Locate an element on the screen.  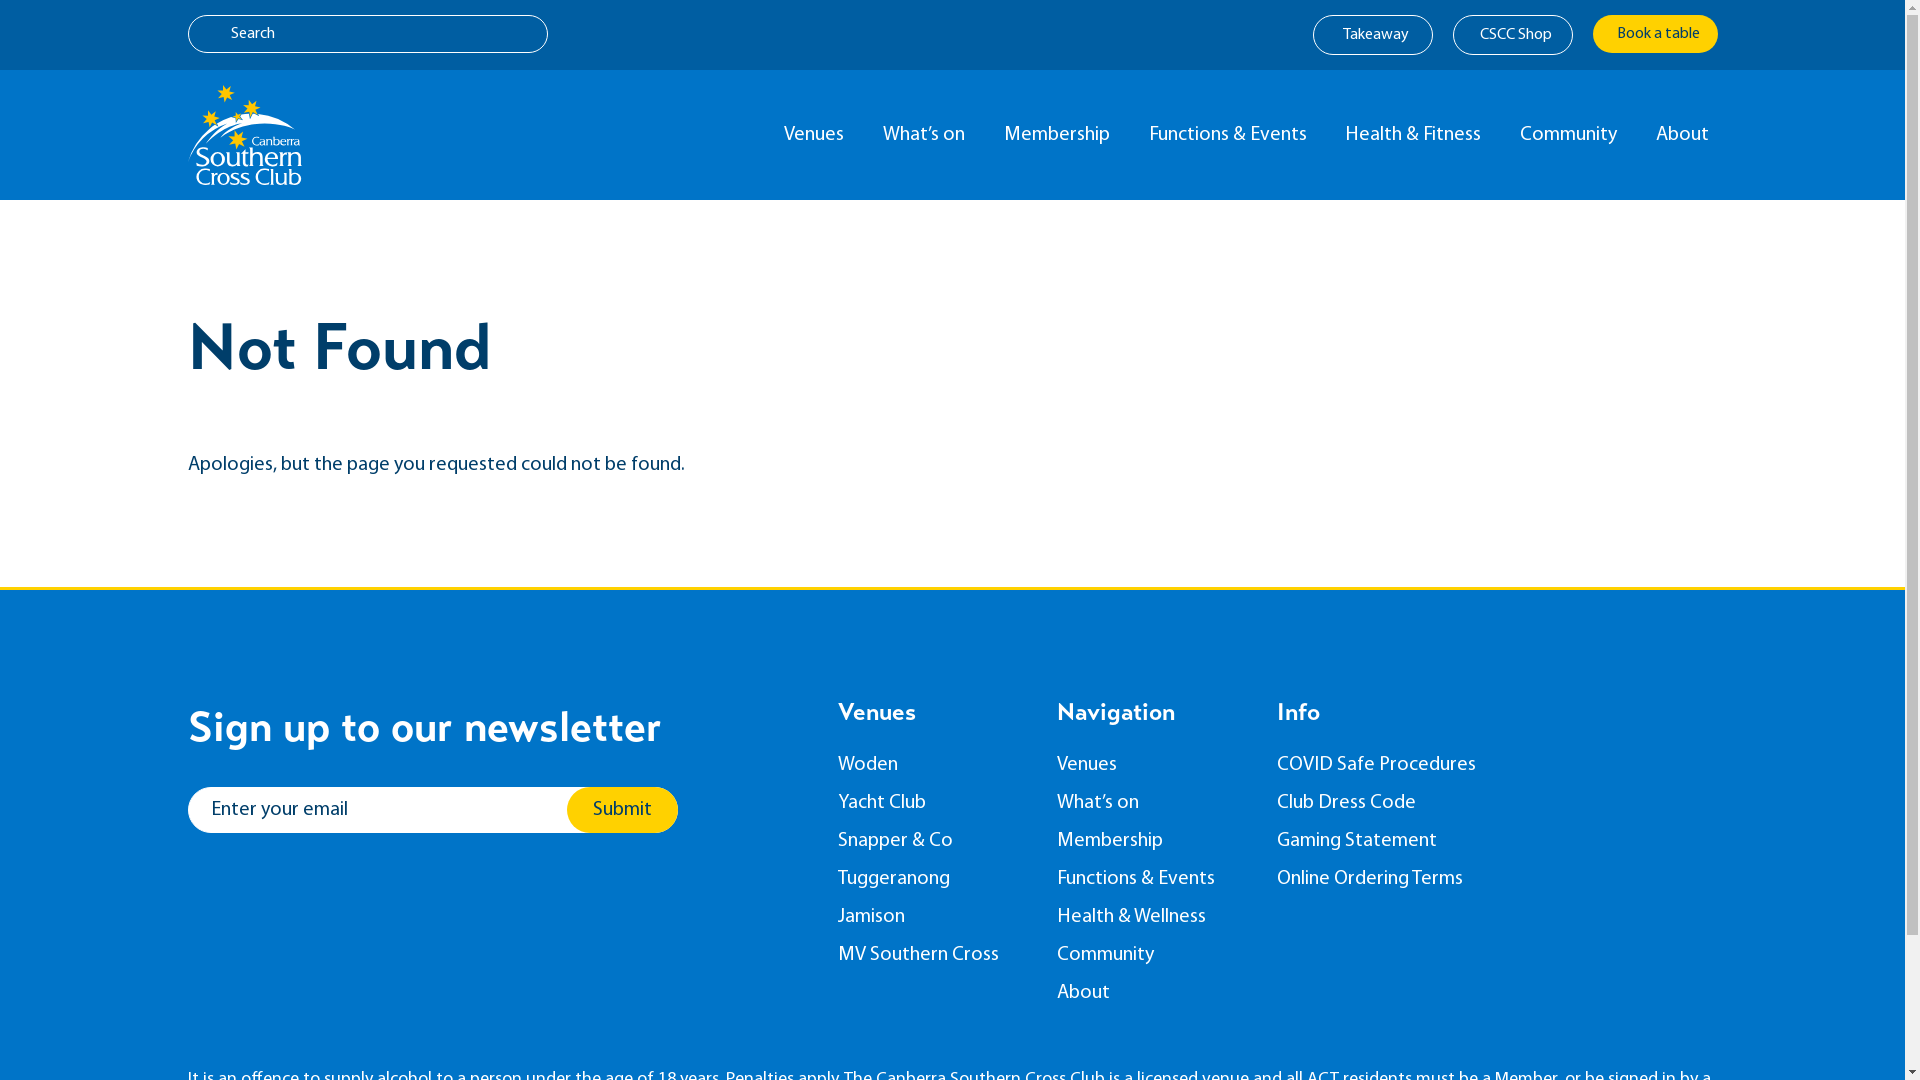
'About' is located at coordinates (1055, 992).